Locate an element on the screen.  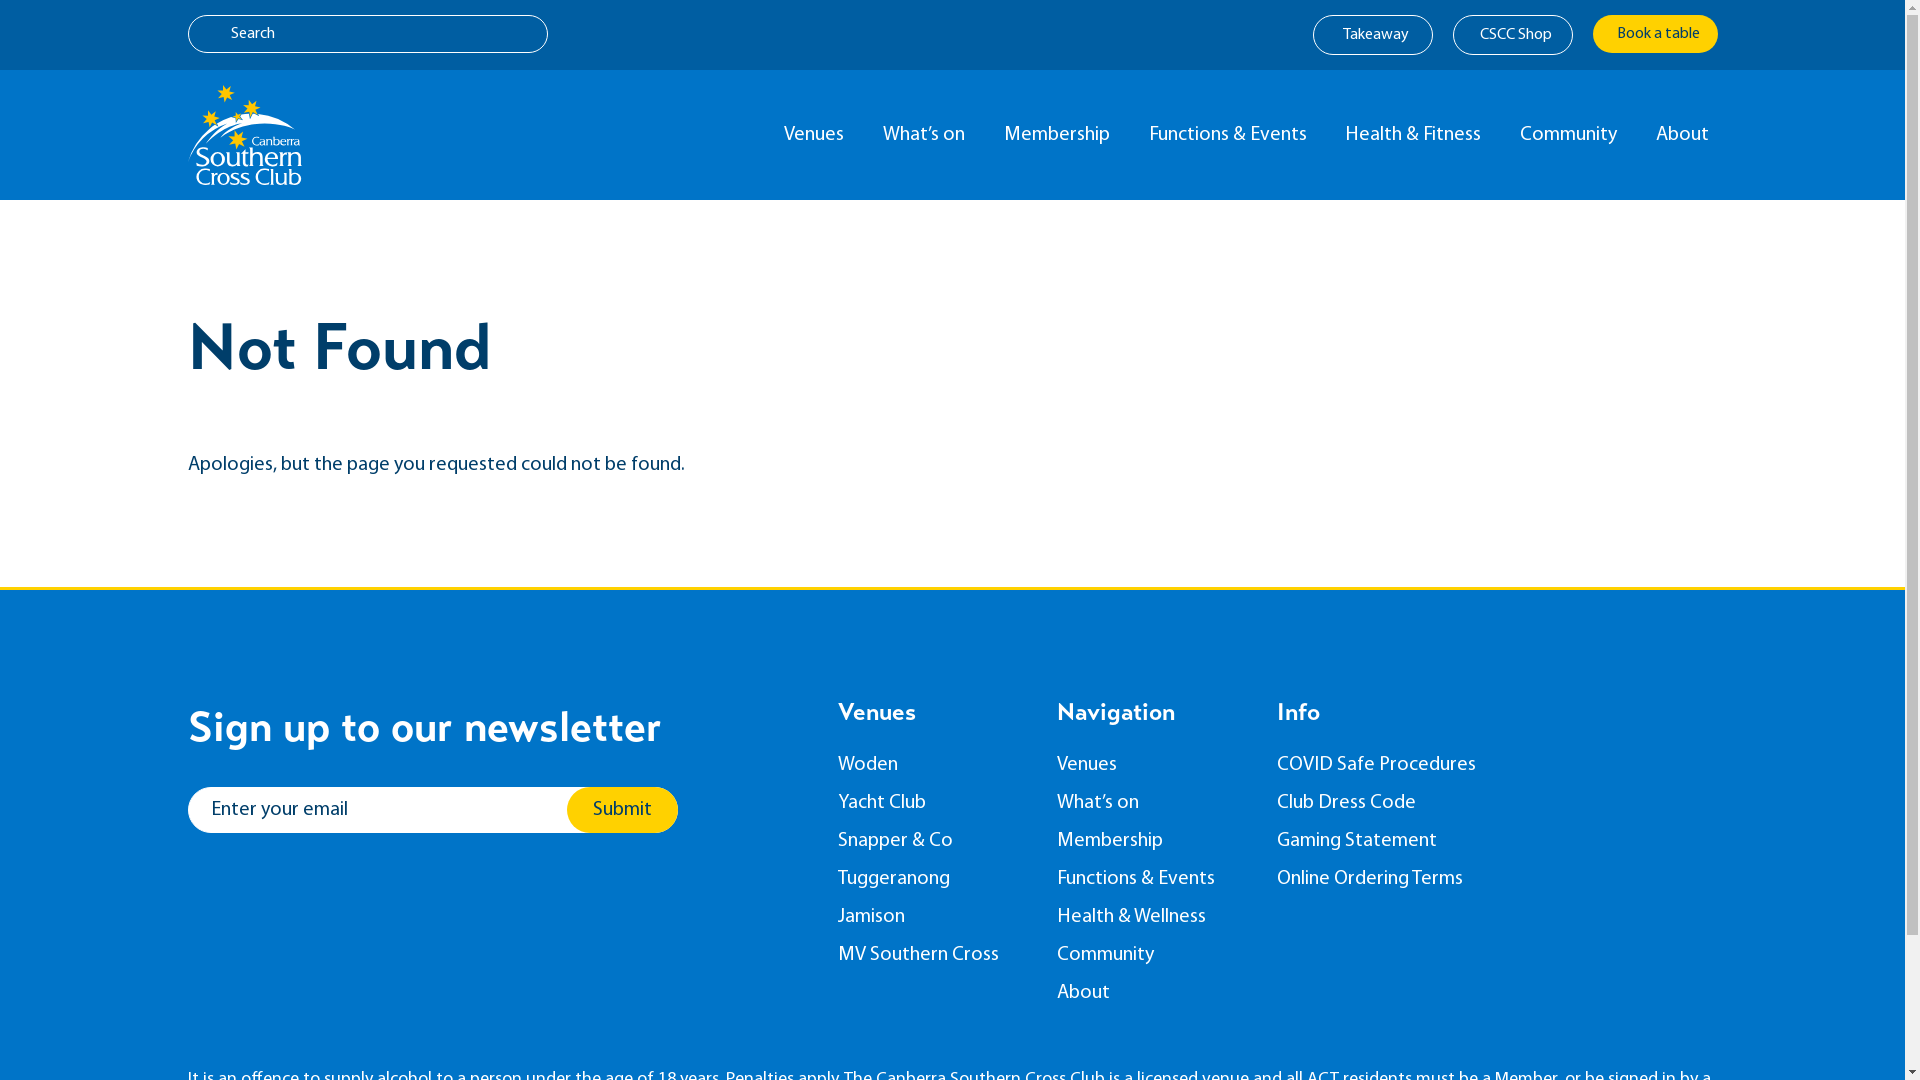
'About' is located at coordinates (1055, 992).